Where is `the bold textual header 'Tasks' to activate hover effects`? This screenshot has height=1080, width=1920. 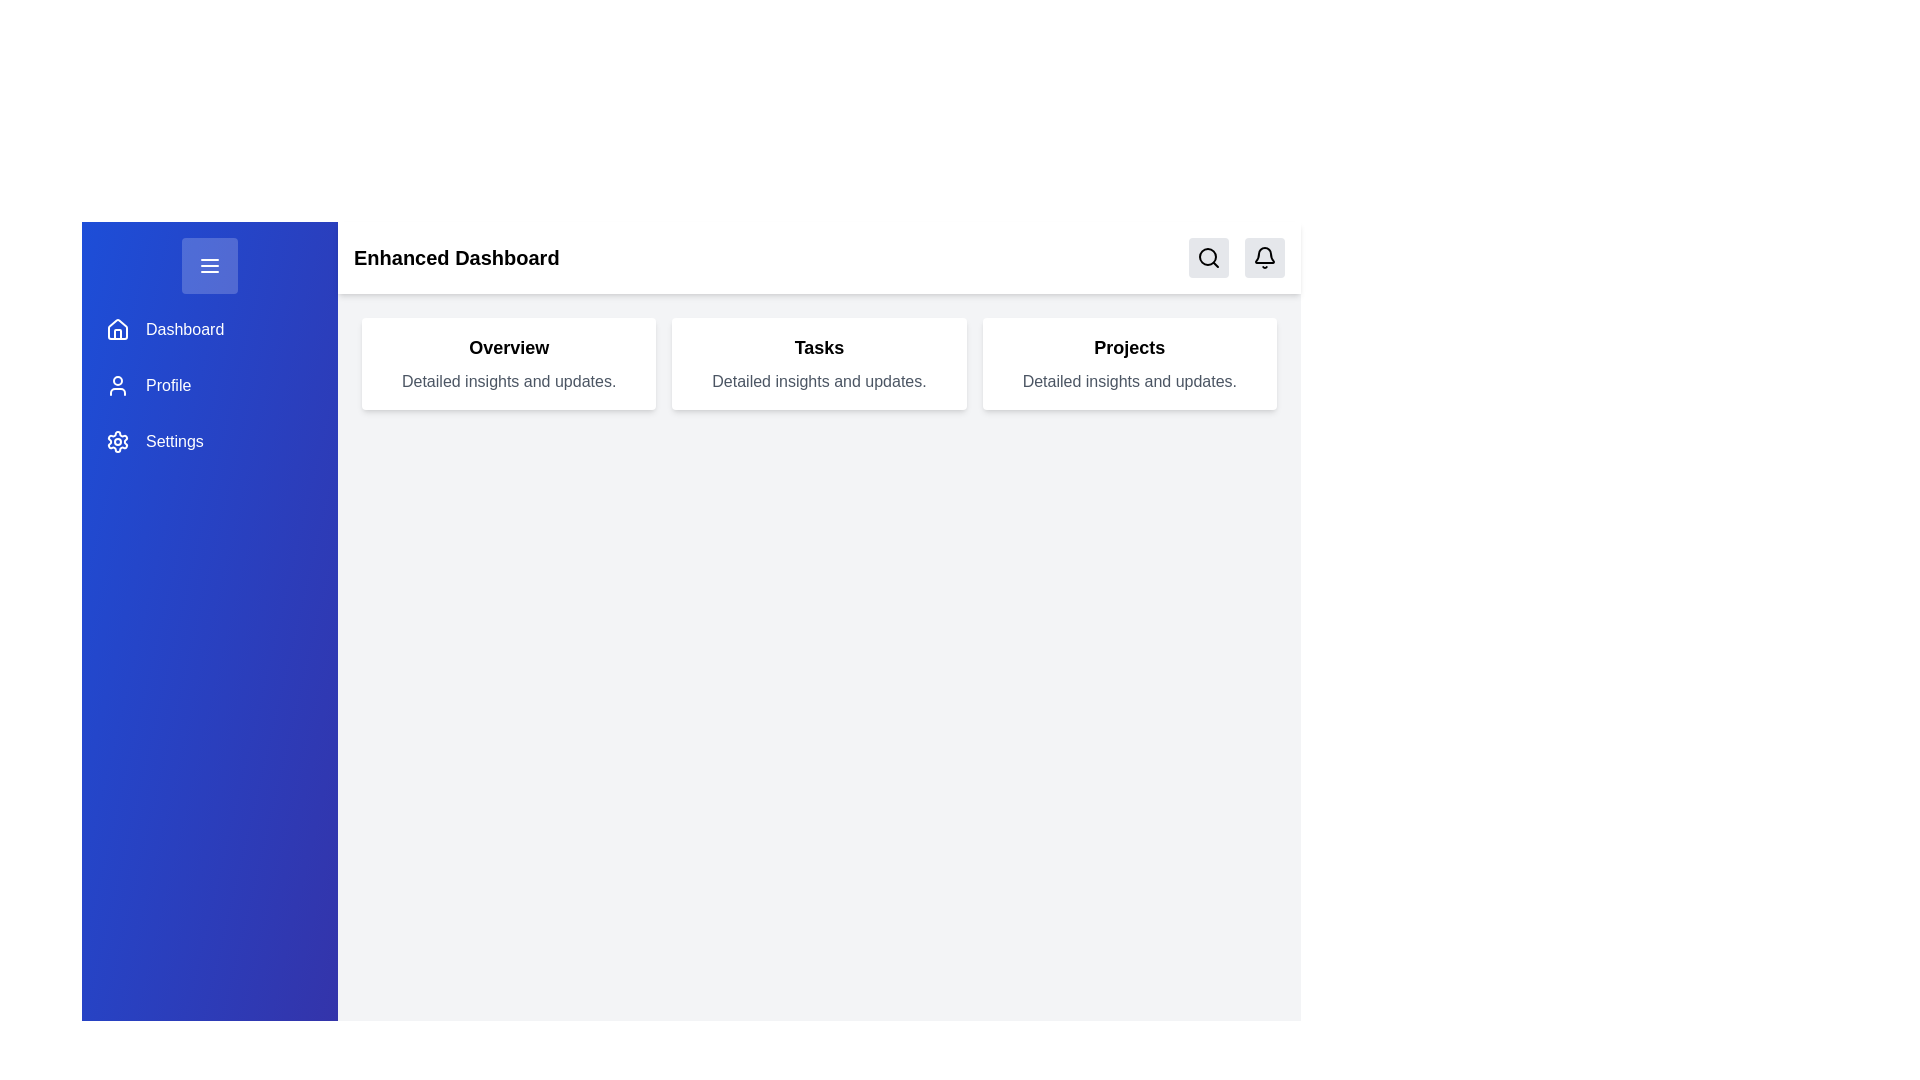
the bold textual header 'Tasks' to activate hover effects is located at coordinates (819, 346).